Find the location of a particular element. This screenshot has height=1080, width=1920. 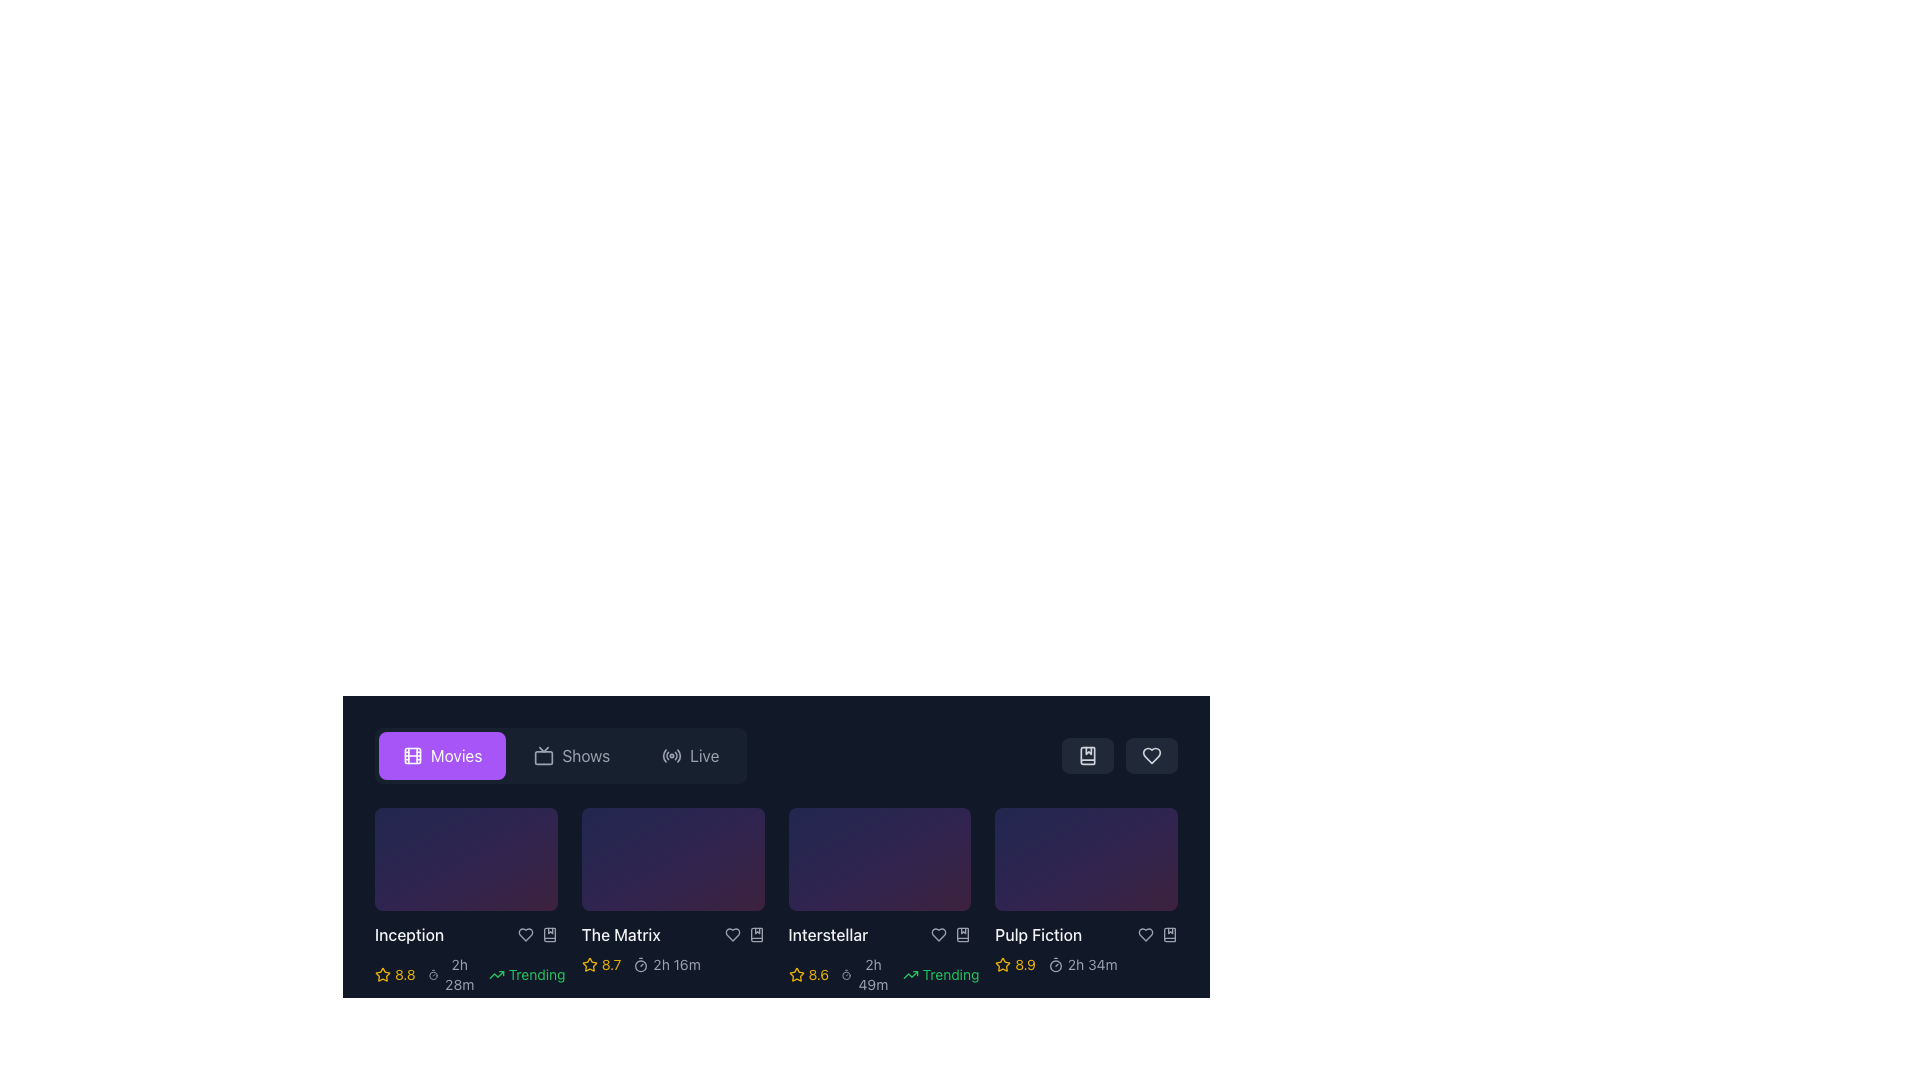

the heart-shaped icon located to the right of the 'Interstellar' movie entry to trigger tooltip or hover effects is located at coordinates (938, 934).